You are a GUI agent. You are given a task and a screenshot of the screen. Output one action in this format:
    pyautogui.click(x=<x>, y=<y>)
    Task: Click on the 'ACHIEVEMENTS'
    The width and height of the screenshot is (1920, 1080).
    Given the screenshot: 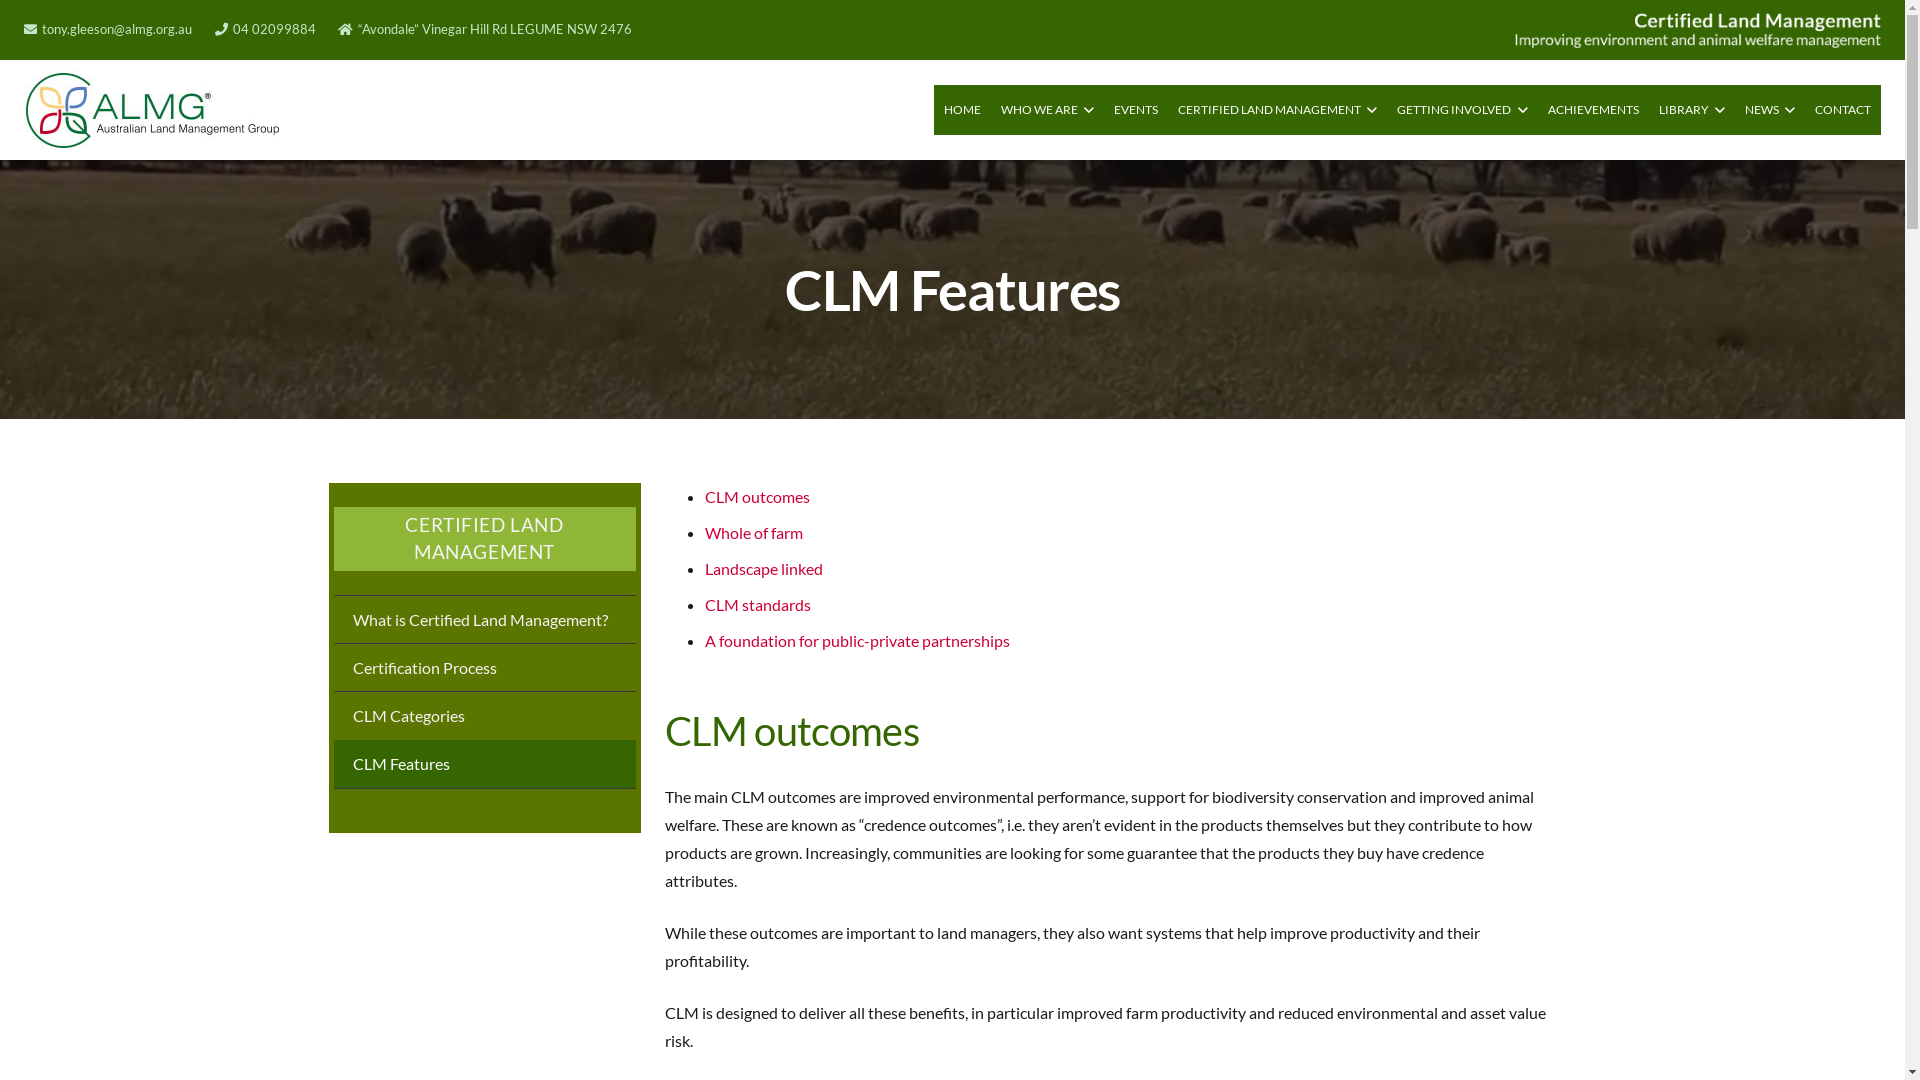 What is the action you would take?
    pyautogui.click(x=1536, y=110)
    